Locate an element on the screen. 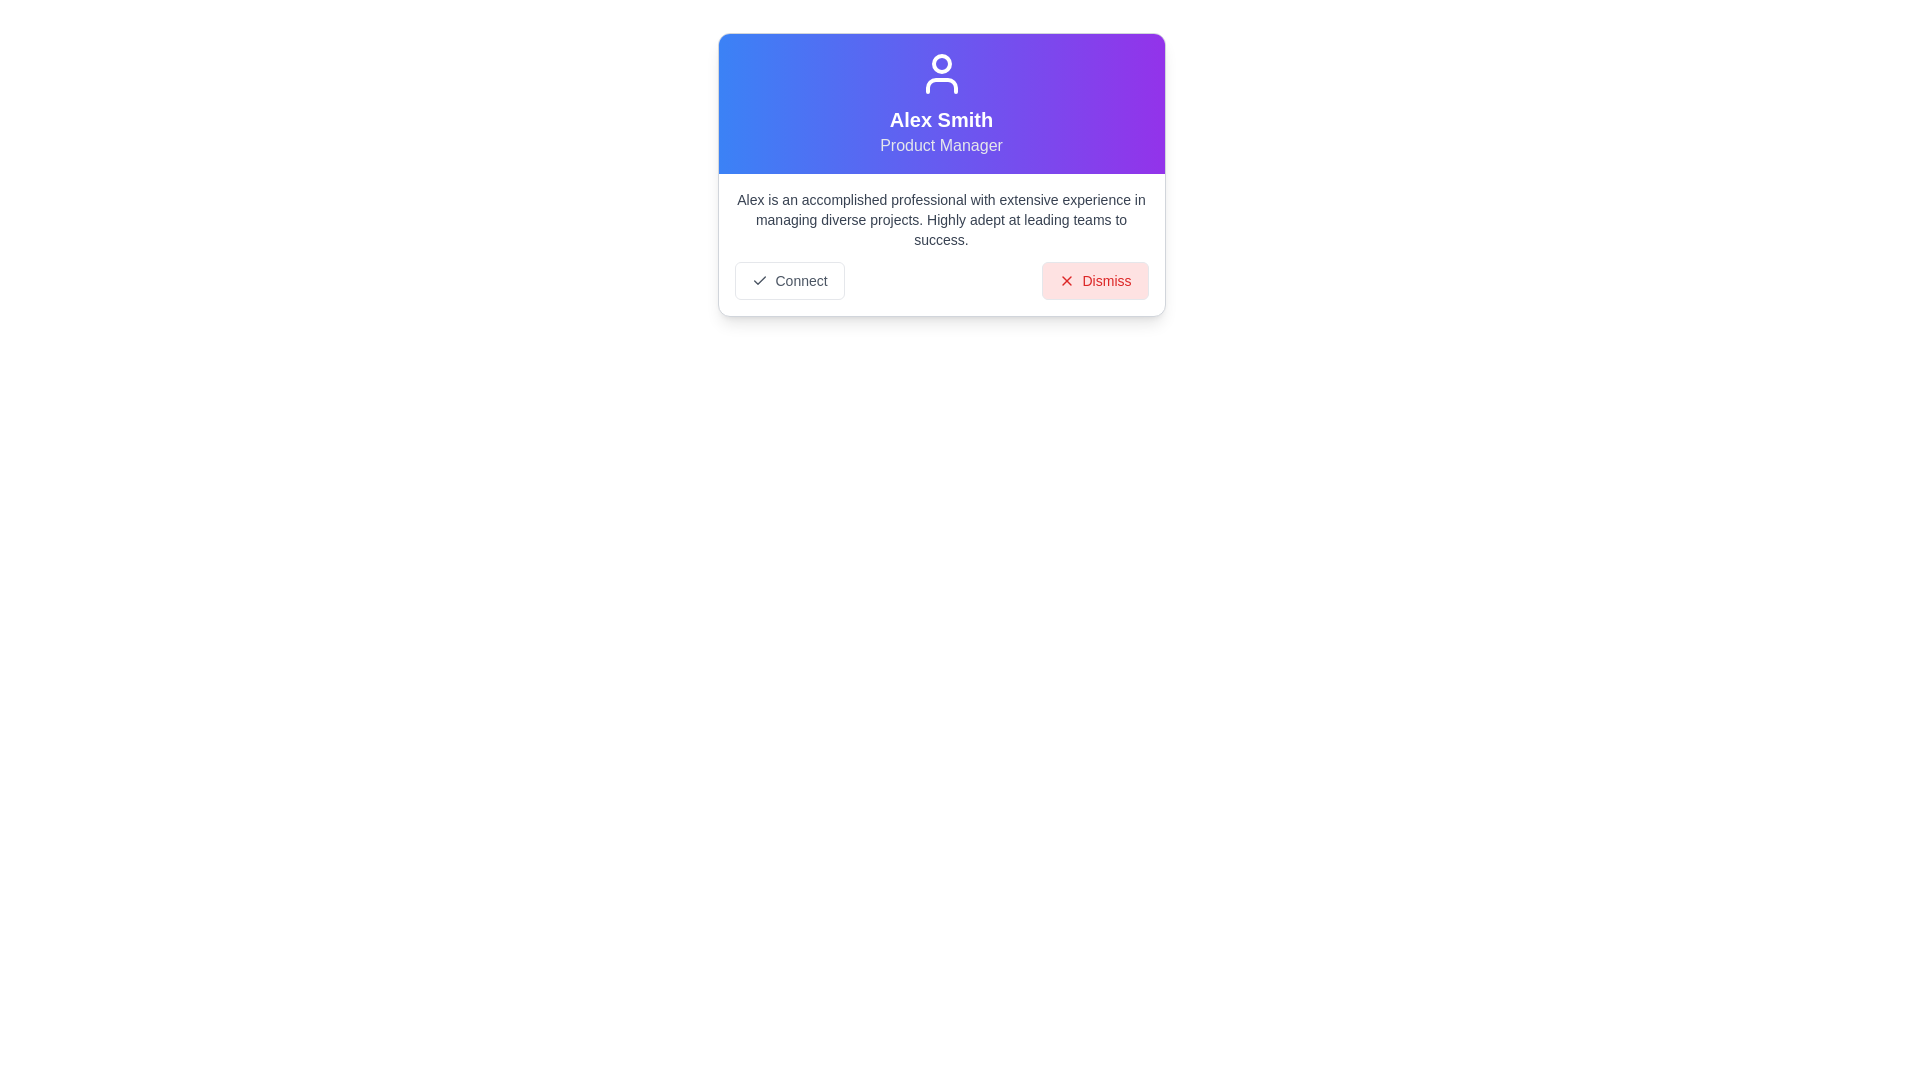 Image resolution: width=1920 pixels, height=1080 pixels. the user icon, which is an SVG graphic styled in white, located in the upper section of the card above the text 'Alex Smith' and 'Product Manager' is located at coordinates (940, 72).